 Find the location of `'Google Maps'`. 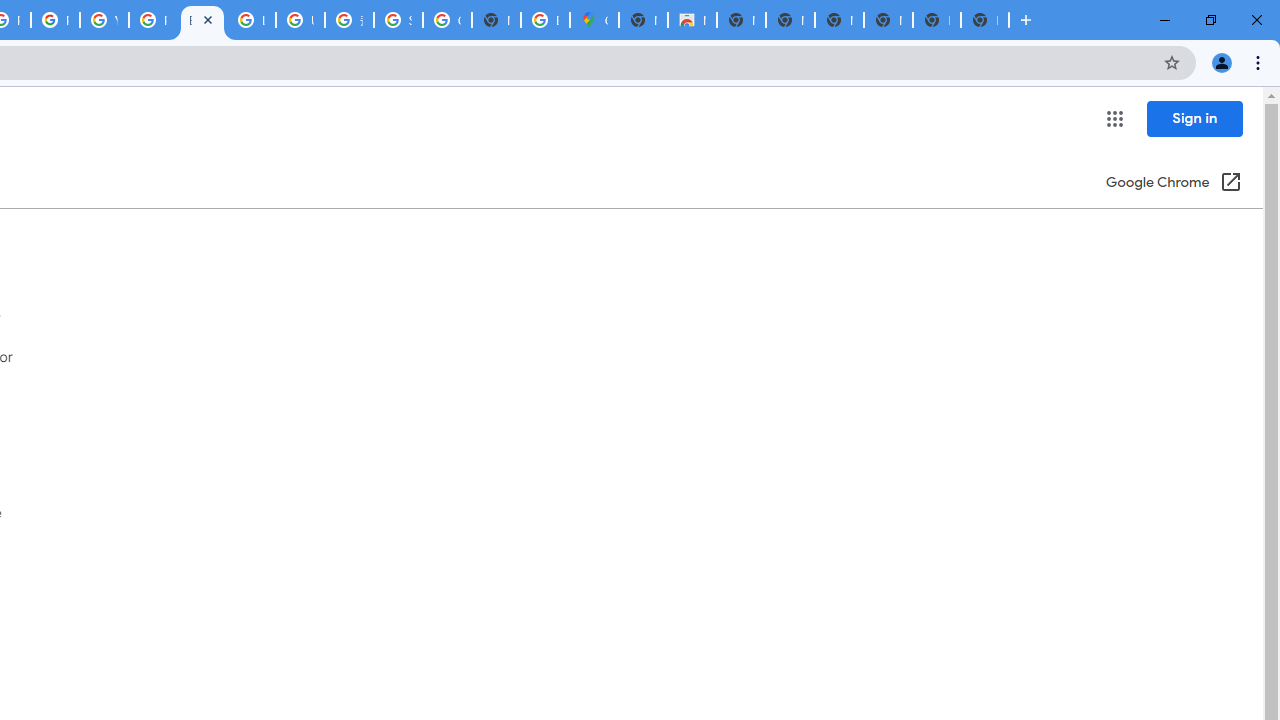

'Google Maps' is located at coordinates (593, 20).